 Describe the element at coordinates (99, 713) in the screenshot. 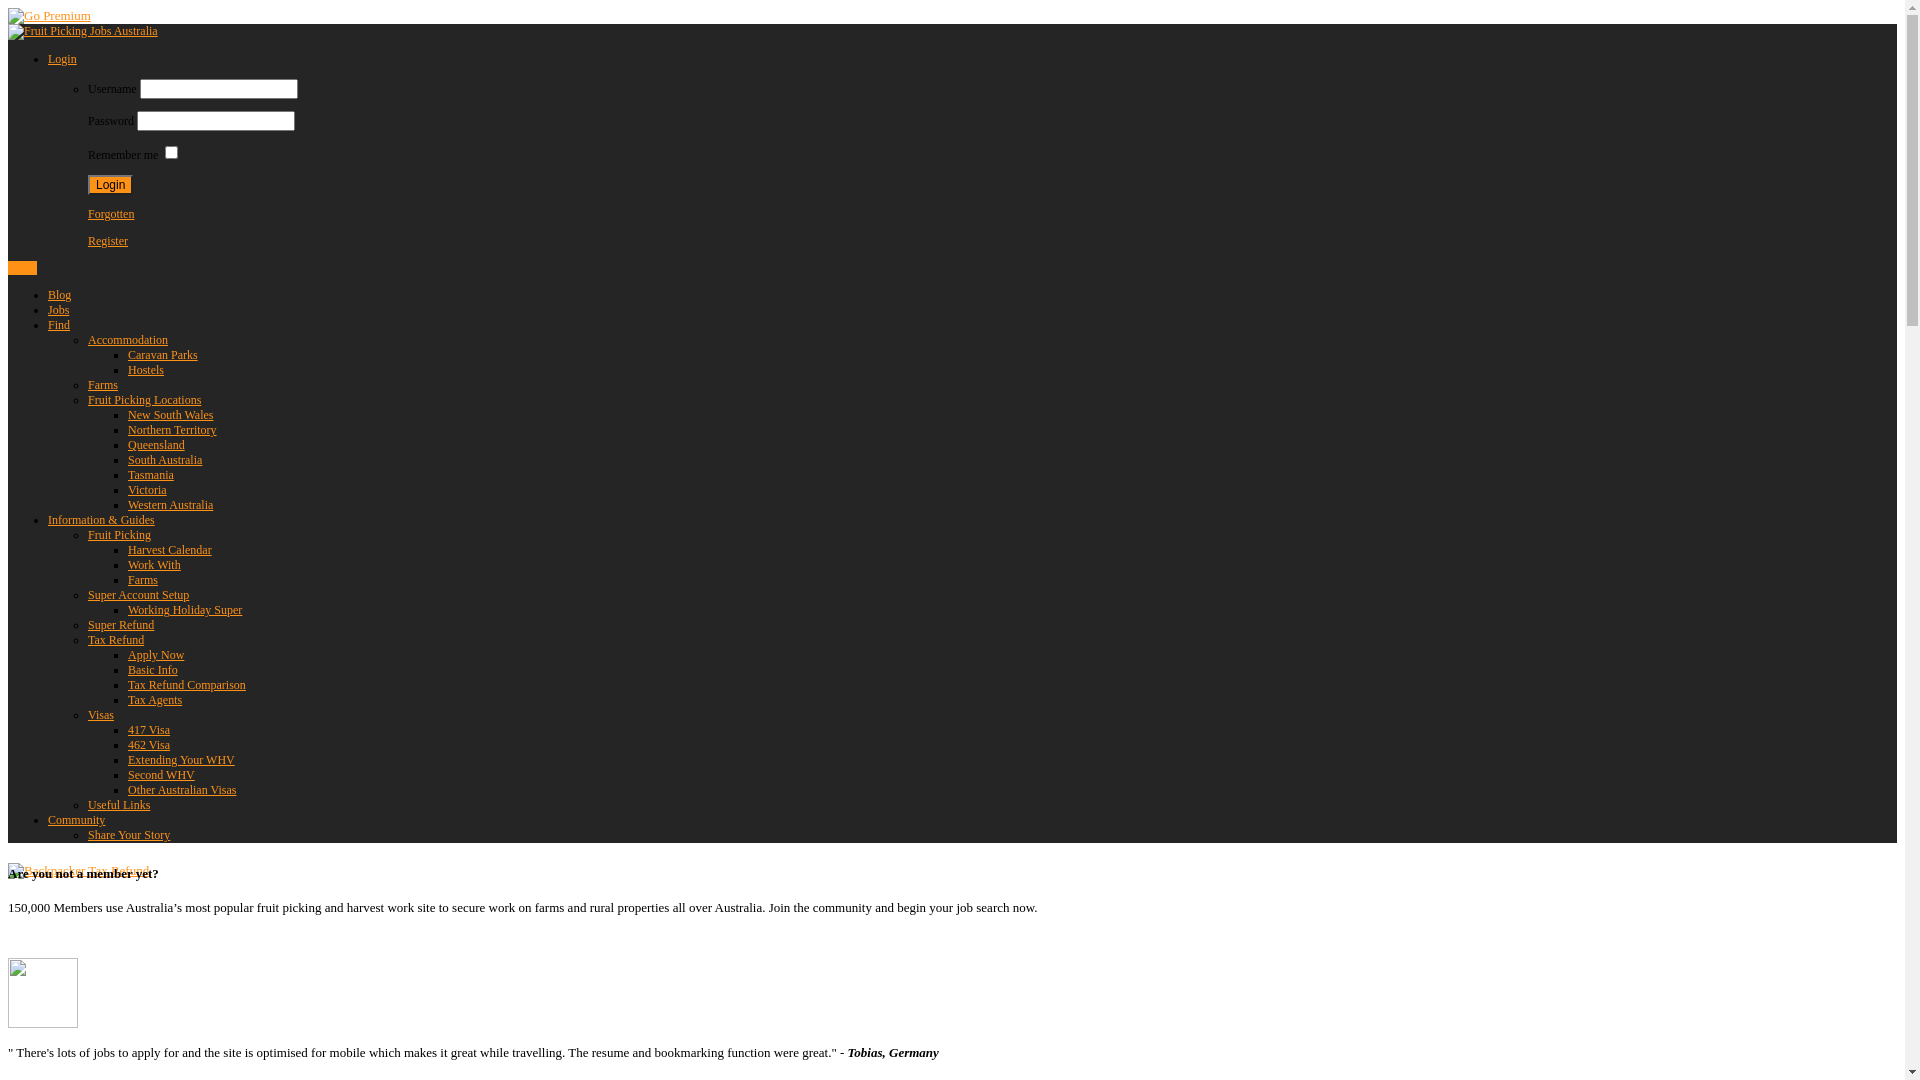

I see `'Visas'` at that location.